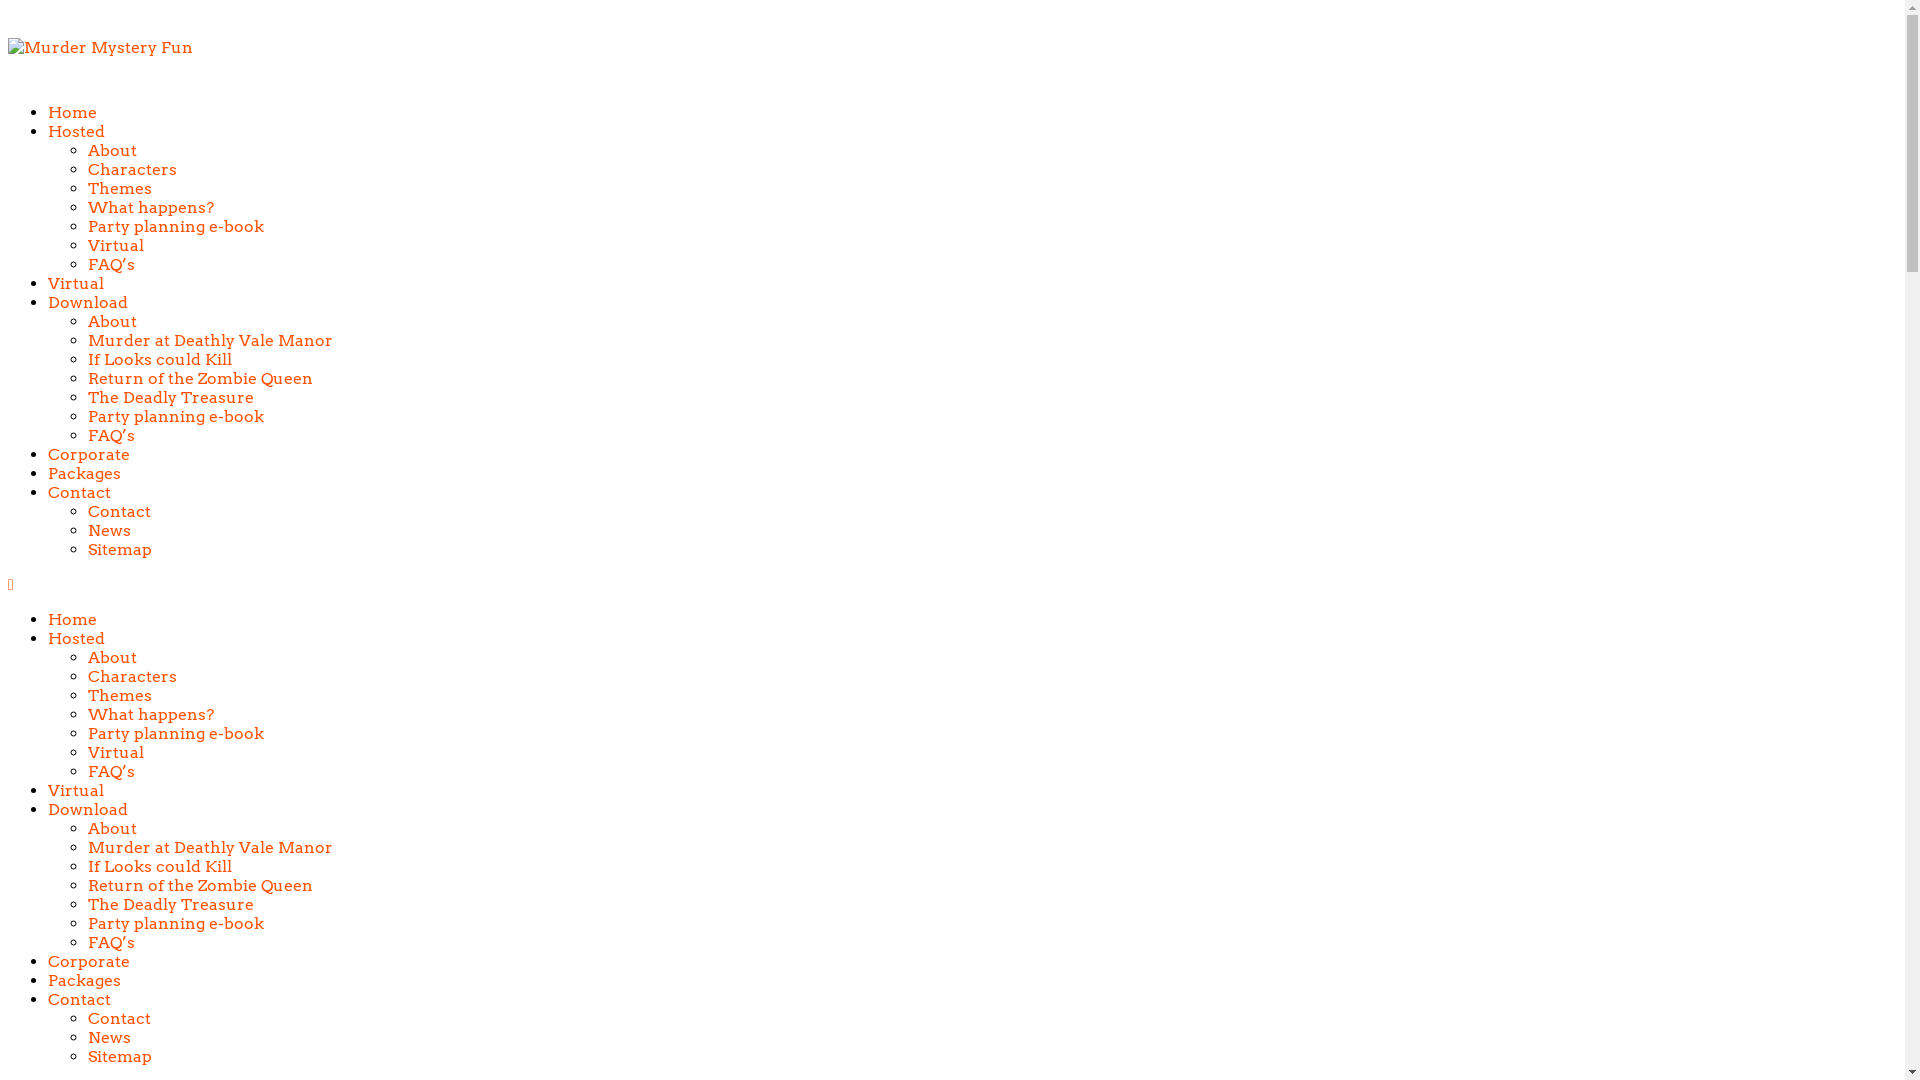  What do you see at coordinates (8, 46) in the screenshot?
I see `'Murder Mystery Fun'` at bounding box center [8, 46].